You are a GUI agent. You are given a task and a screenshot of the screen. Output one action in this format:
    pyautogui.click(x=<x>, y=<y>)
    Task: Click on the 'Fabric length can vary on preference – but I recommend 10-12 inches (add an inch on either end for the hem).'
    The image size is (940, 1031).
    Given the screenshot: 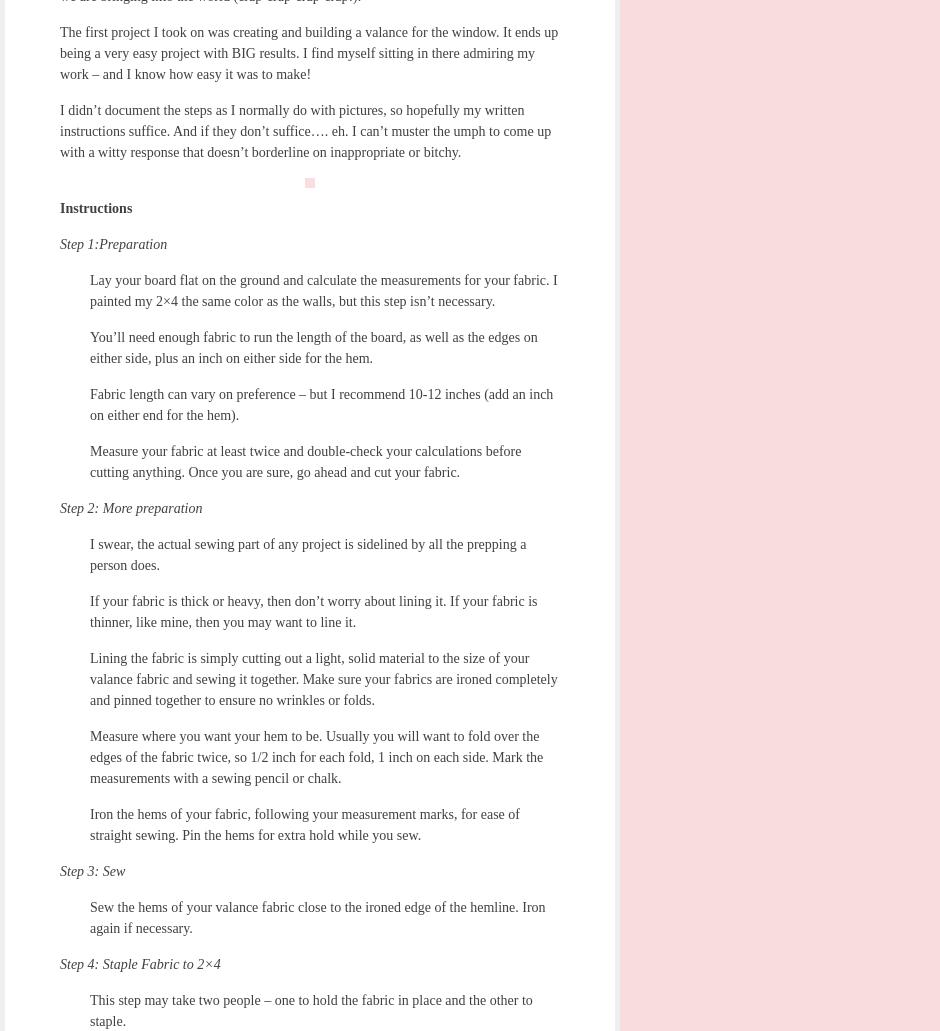 What is the action you would take?
    pyautogui.click(x=321, y=403)
    